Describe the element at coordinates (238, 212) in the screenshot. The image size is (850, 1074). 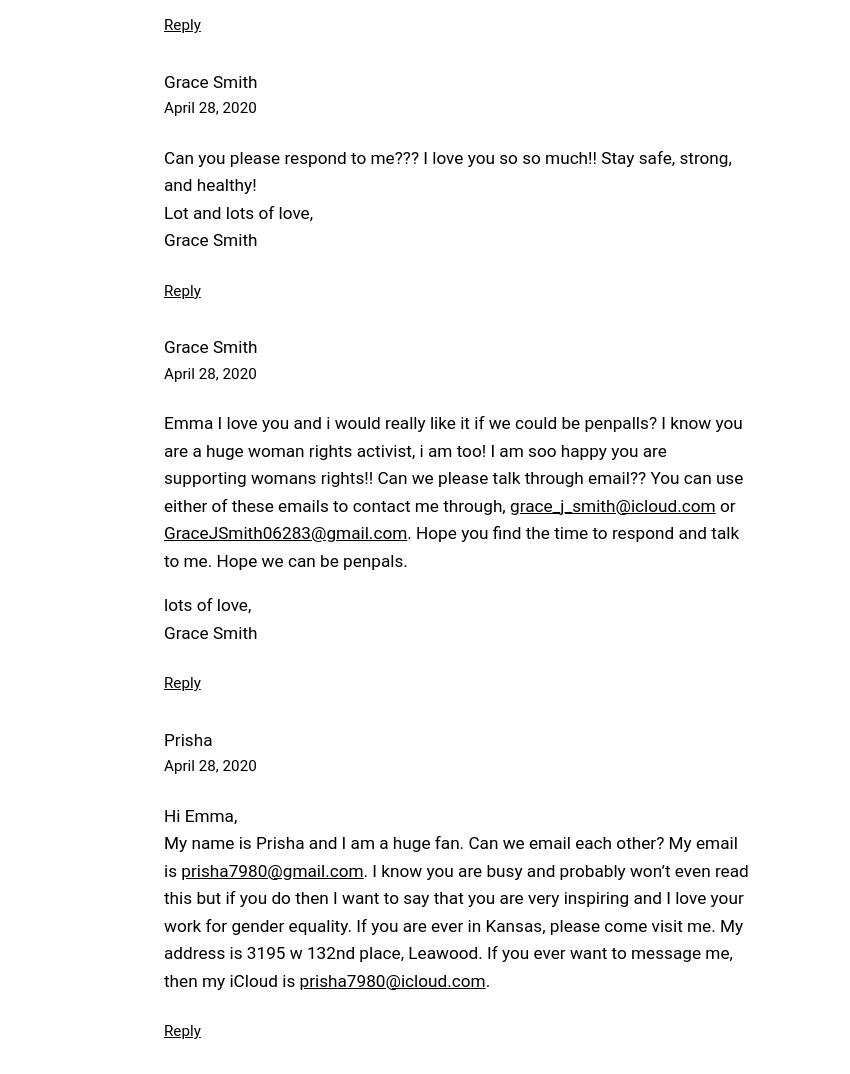
I see `'Lot and lots of love,'` at that location.